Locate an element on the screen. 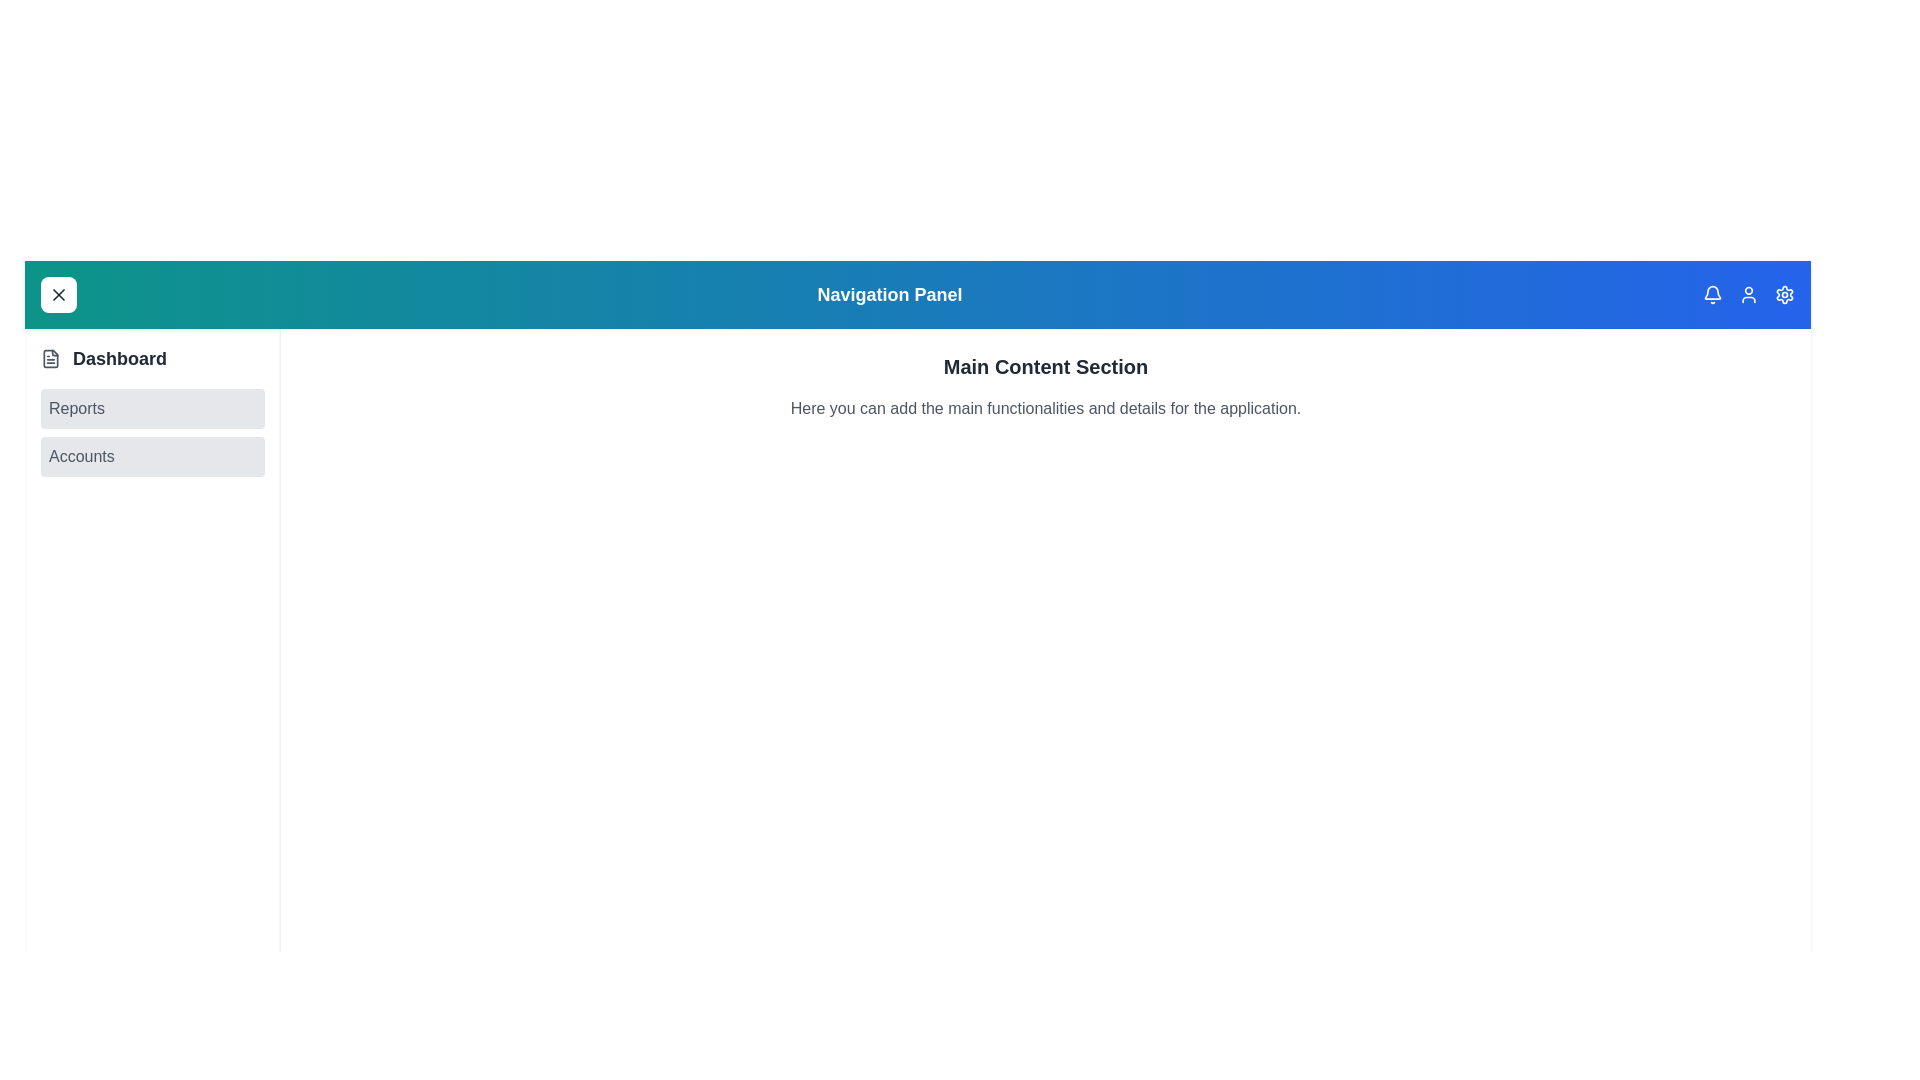  the Menu section in the left-side navigation panel, which contains vertically aligned options for 'Reports' and 'Accounts' is located at coordinates (152, 431).